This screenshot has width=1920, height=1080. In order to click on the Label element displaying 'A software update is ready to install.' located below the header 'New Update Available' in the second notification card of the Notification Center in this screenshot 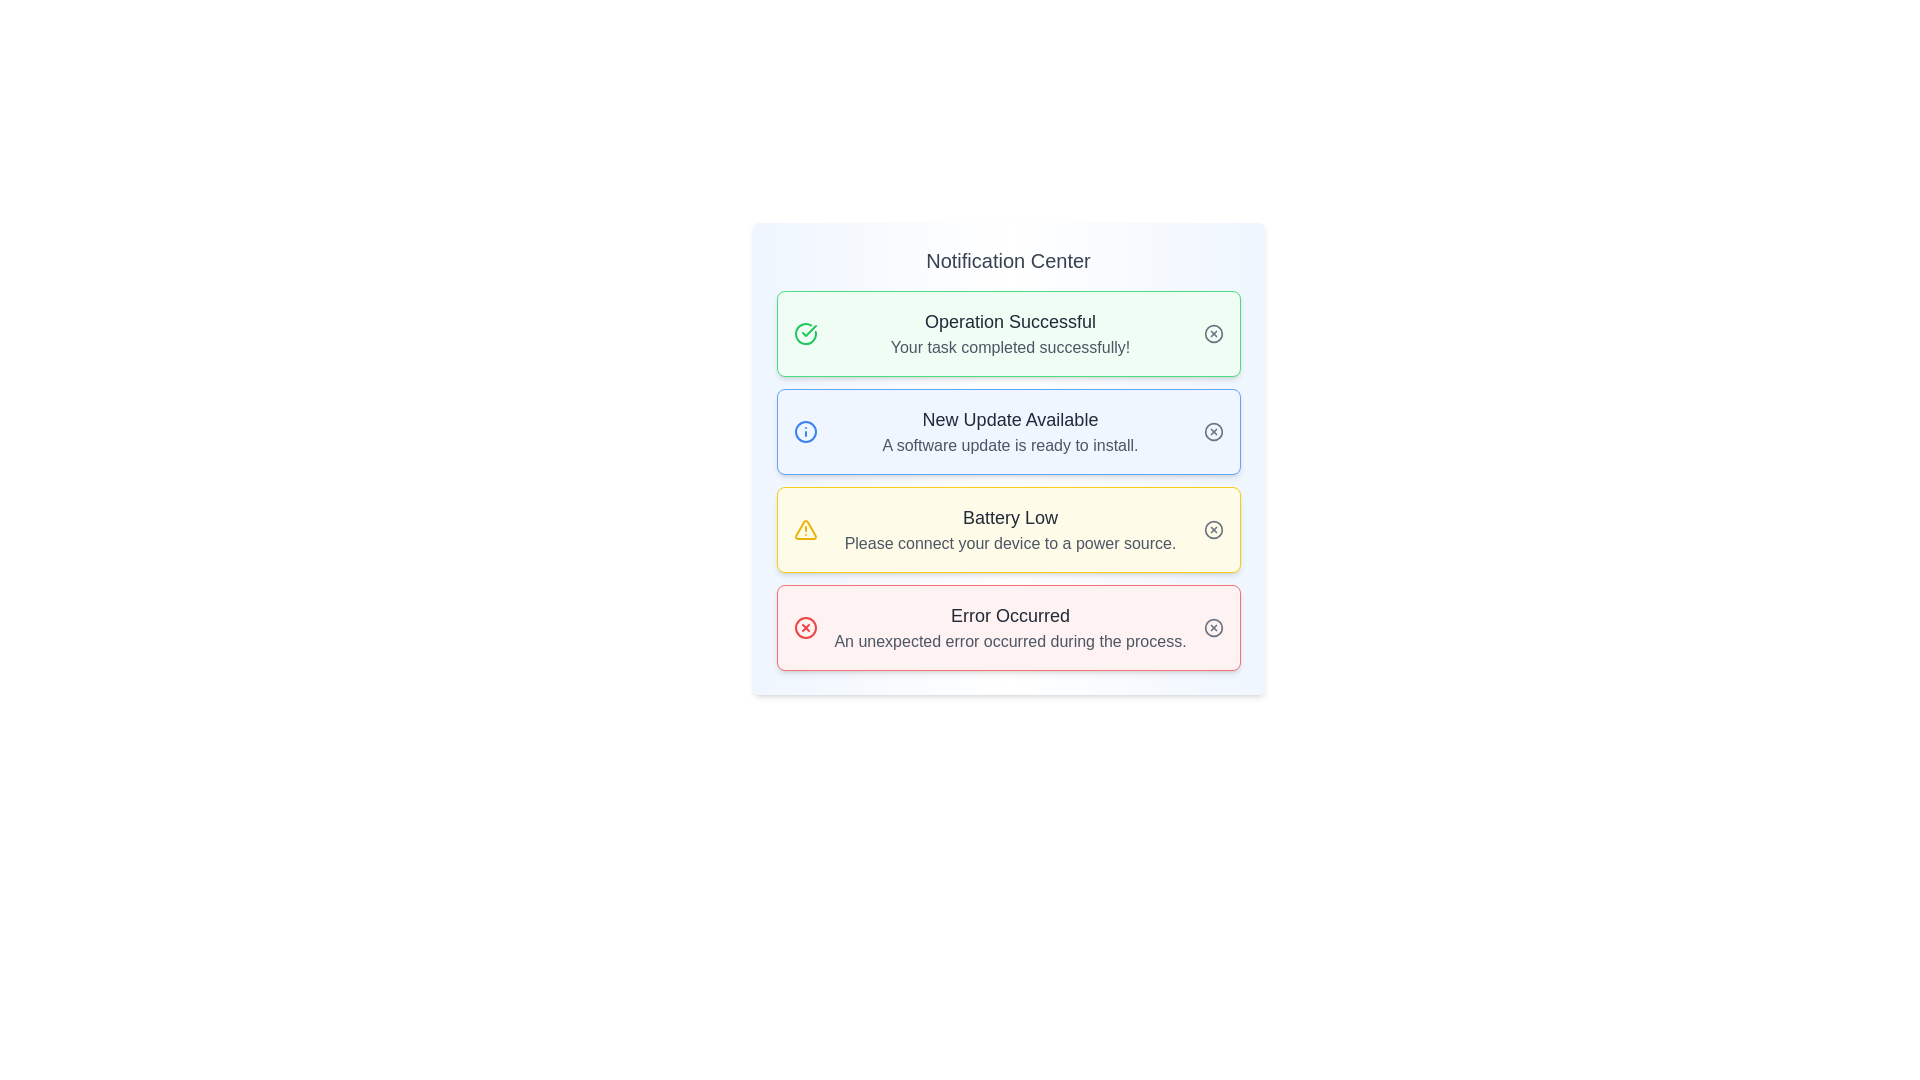, I will do `click(1010, 445)`.